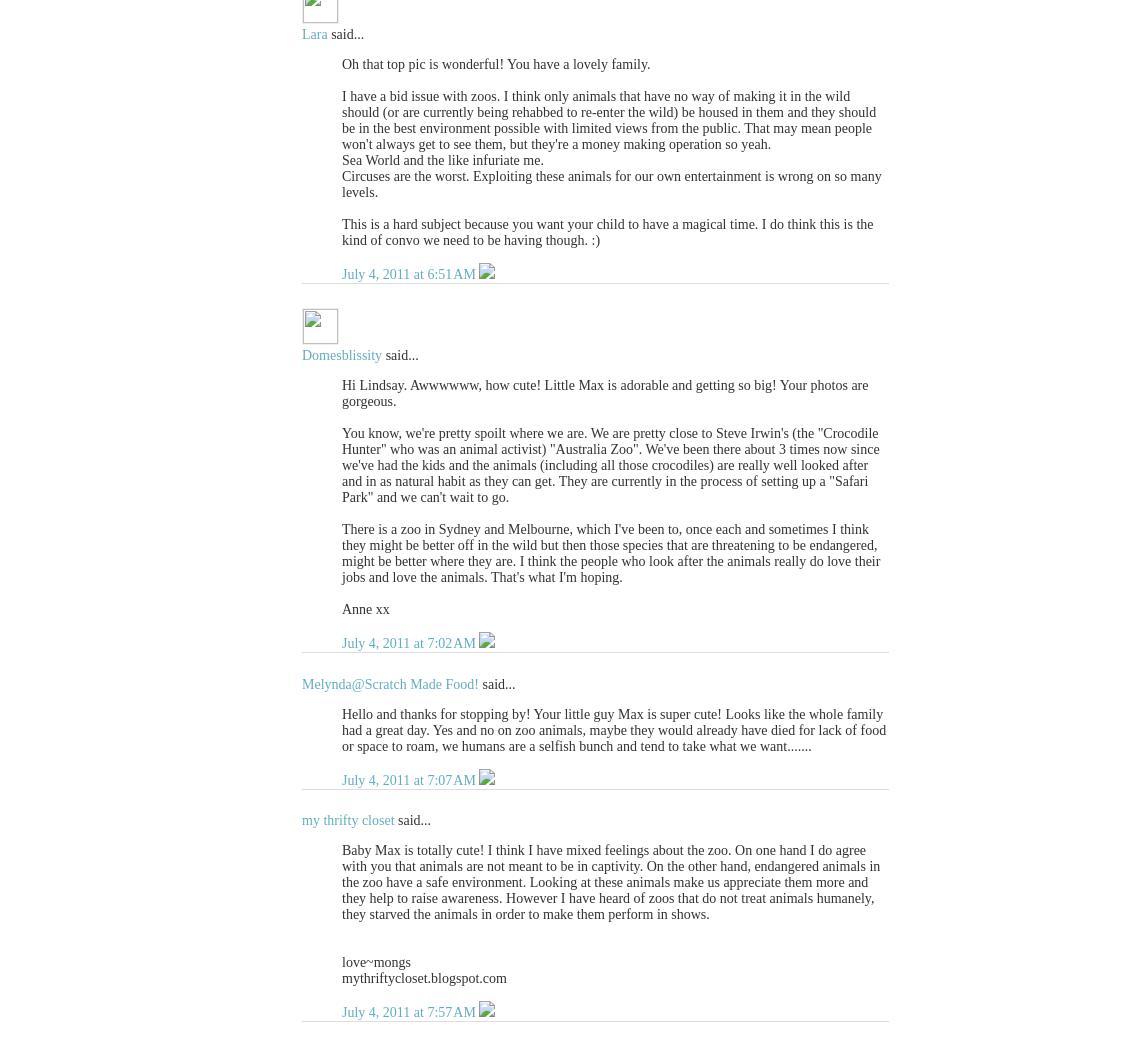 The width and height of the screenshot is (1133, 1046). Describe the element at coordinates (608, 119) in the screenshot. I see `'I have a bid issue with zoos. I think only animals that have no way of making it in the wild should (or are currently being rehabbed to re-enter the wild) be housed in them and they should be in the best environment possible with limited views from the public. That may mean people won't always get to see them, but they're a money making operation so yeah.'` at that location.